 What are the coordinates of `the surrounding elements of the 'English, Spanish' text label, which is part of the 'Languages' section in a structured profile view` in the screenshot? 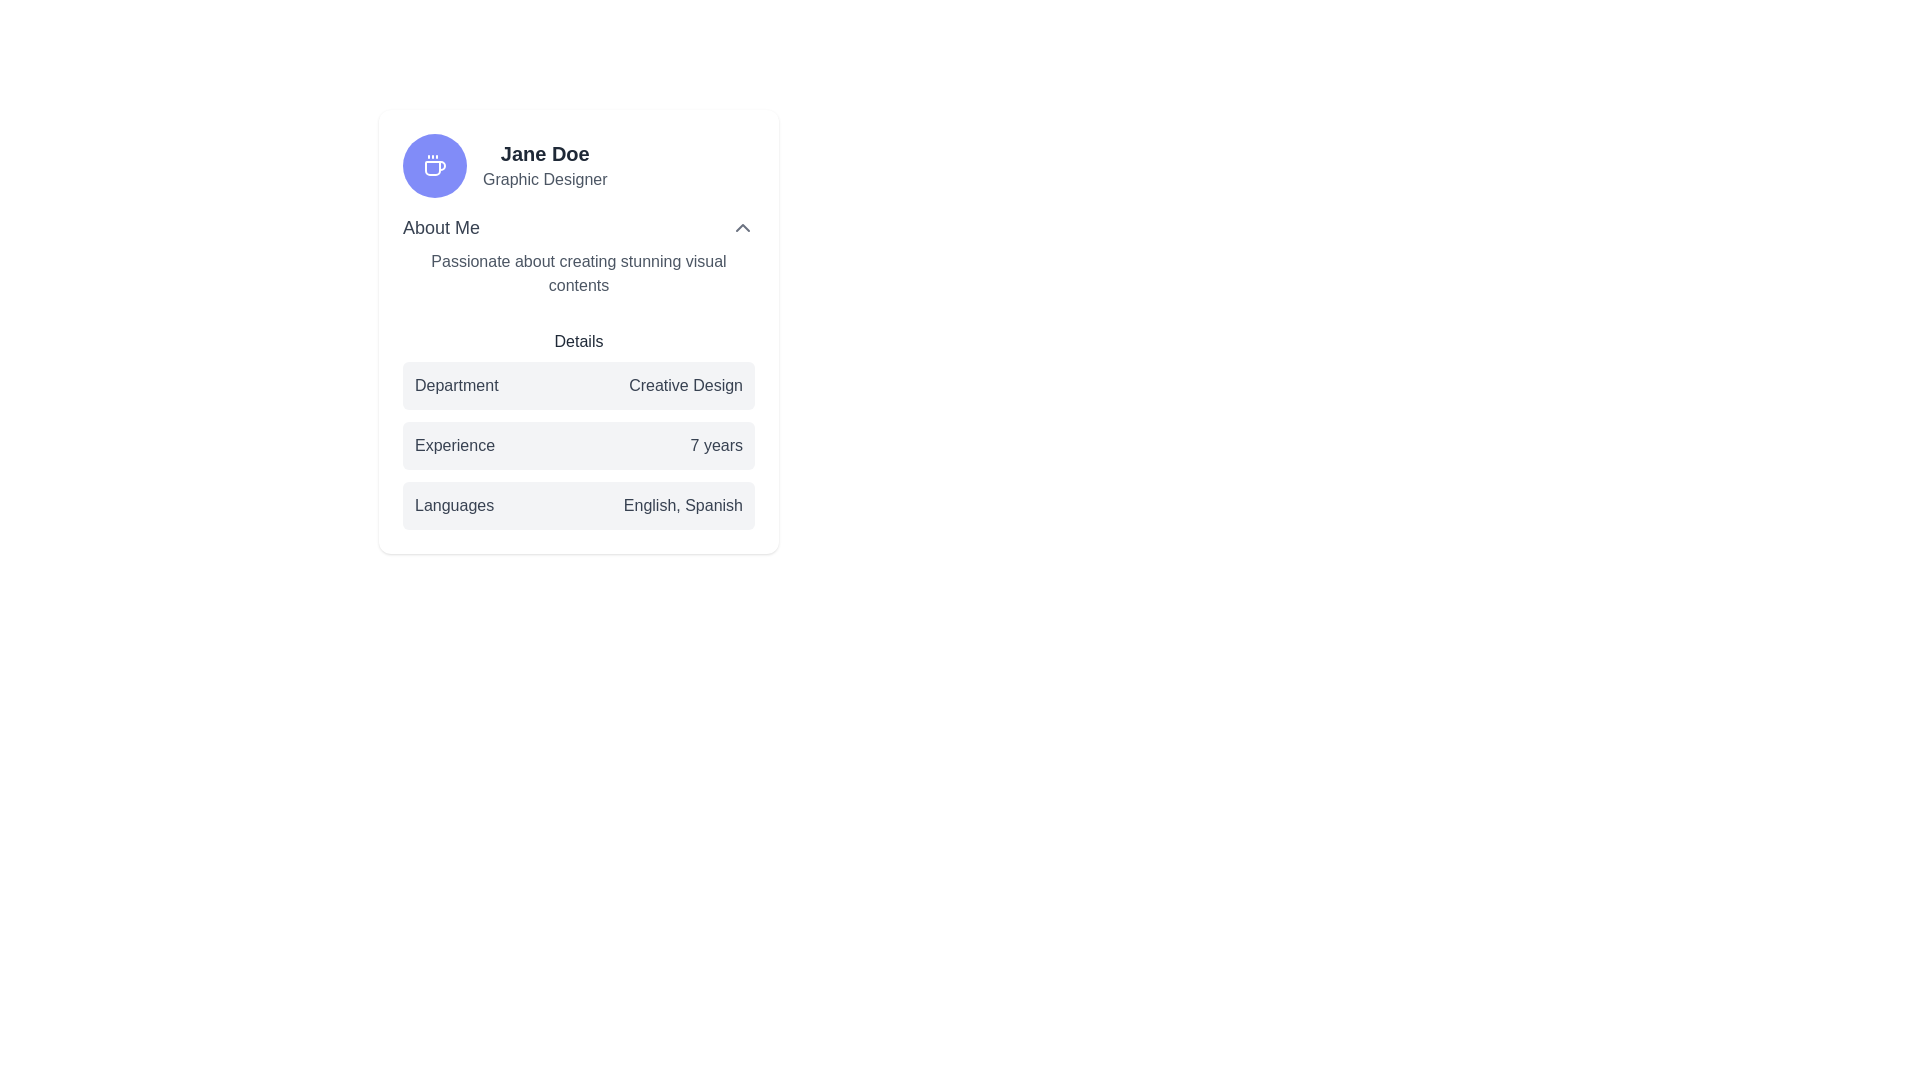 It's located at (683, 504).